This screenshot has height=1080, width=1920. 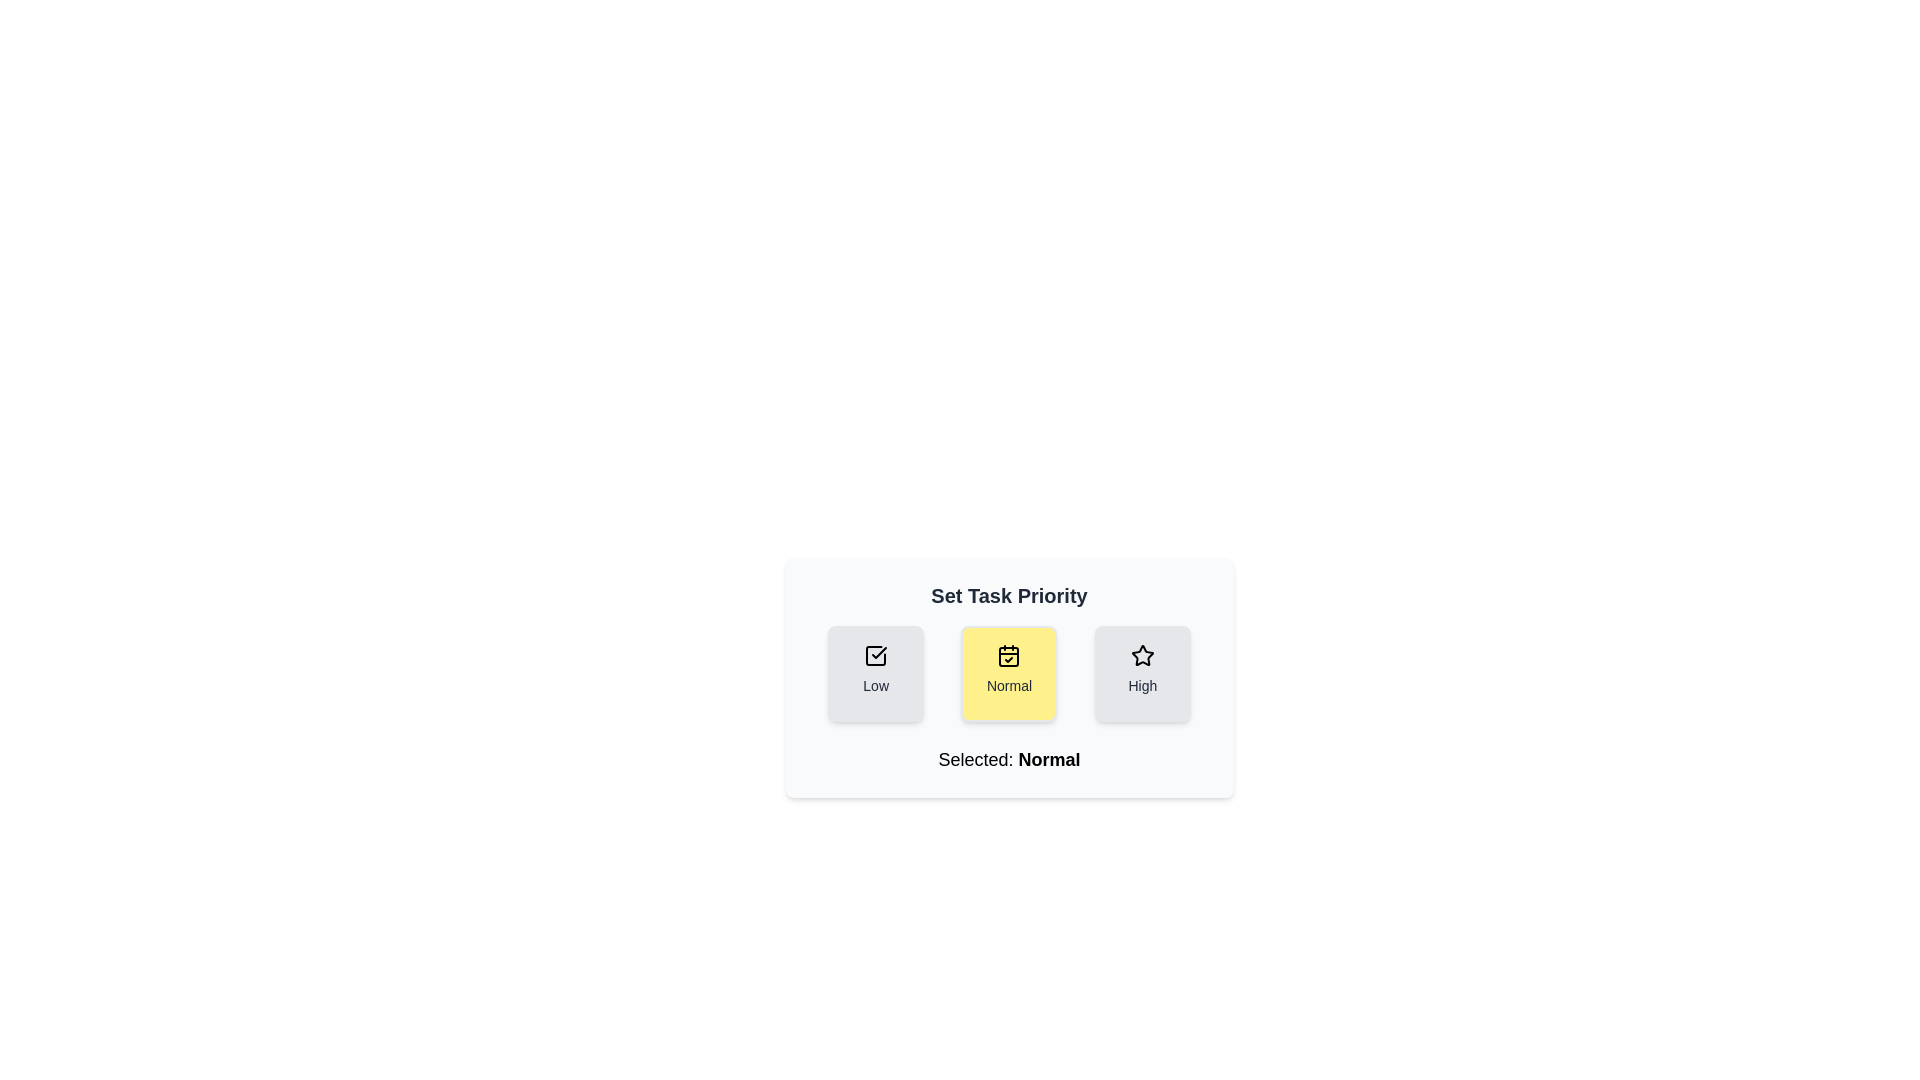 I want to click on the priority button to set the task priority to Normal, so click(x=1009, y=674).